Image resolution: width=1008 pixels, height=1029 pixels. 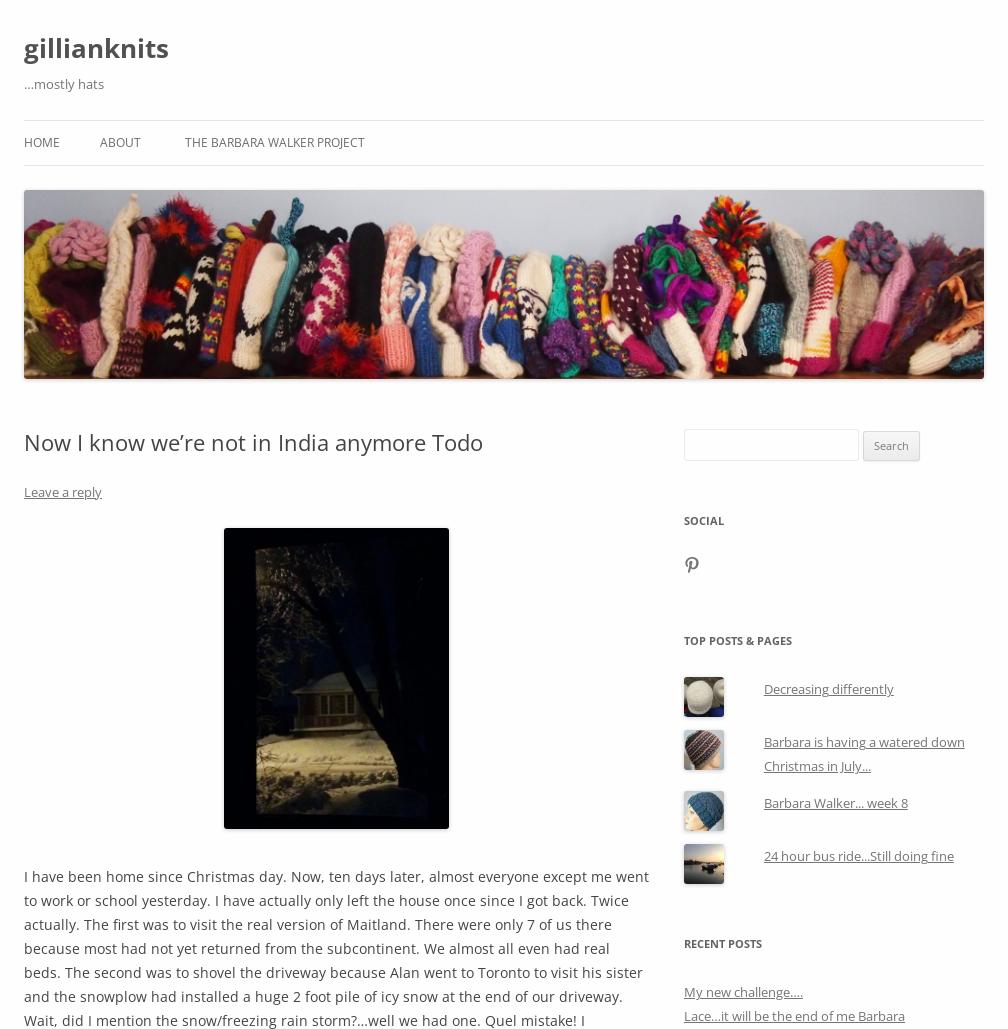 I want to click on 'The Barbara Walker Project', so click(x=274, y=141).